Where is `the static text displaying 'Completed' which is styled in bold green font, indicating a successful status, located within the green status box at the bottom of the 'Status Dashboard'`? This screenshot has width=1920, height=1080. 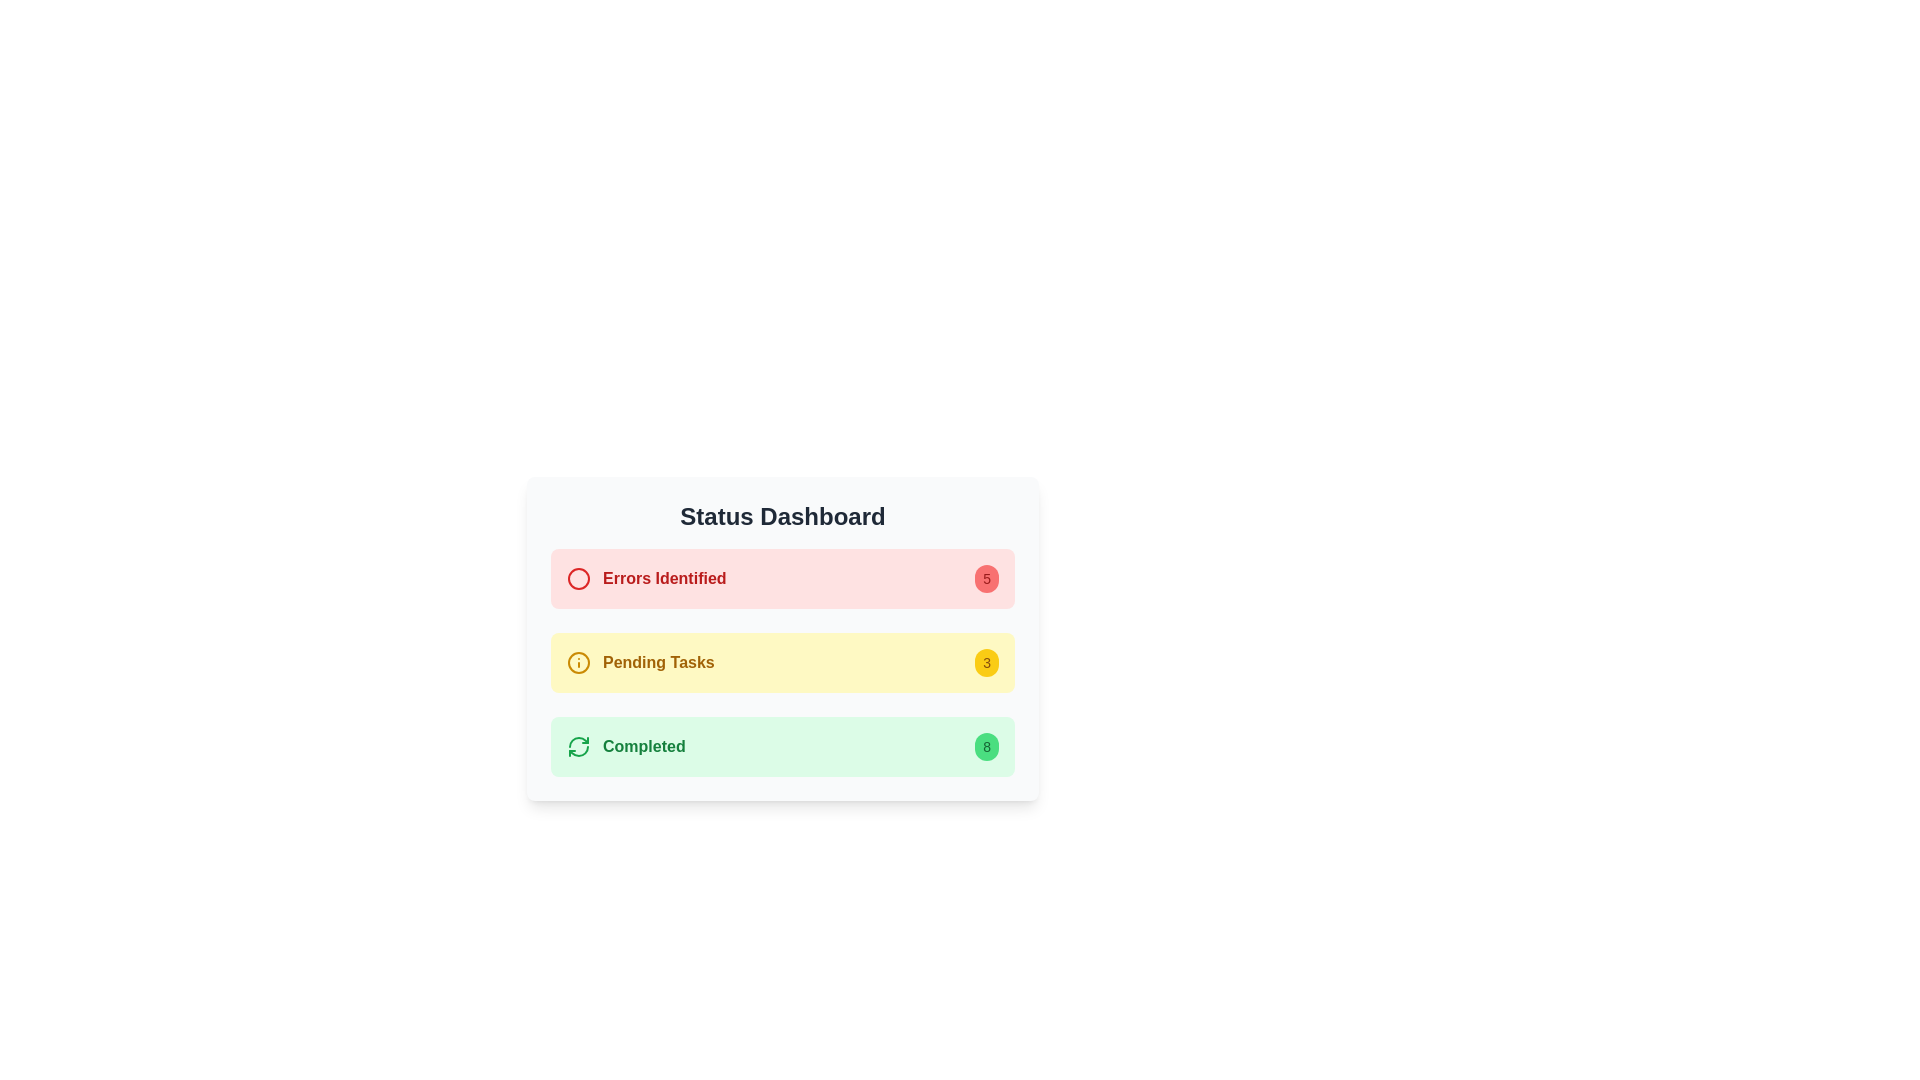
the static text displaying 'Completed' which is styled in bold green font, indicating a successful status, located within the green status box at the bottom of the 'Status Dashboard' is located at coordinates (644, 747).